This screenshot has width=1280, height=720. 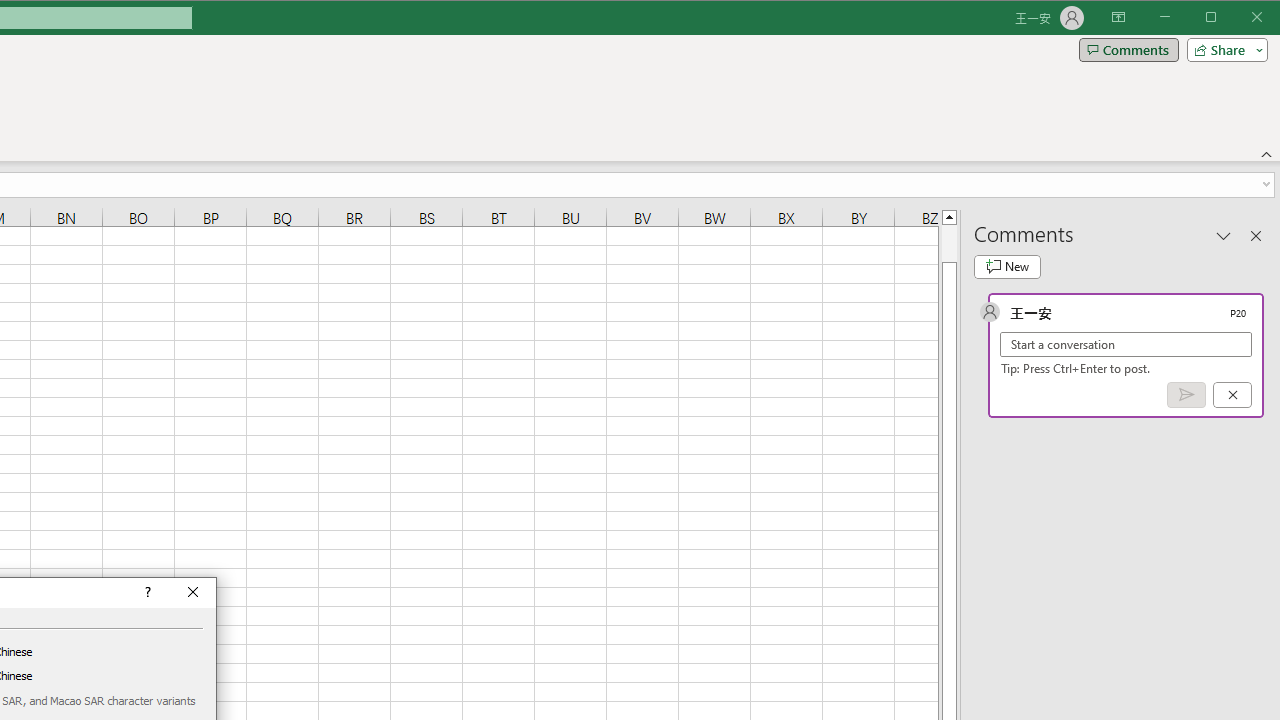 I want to click on 'Cancel', so click(x=1231, y=395).